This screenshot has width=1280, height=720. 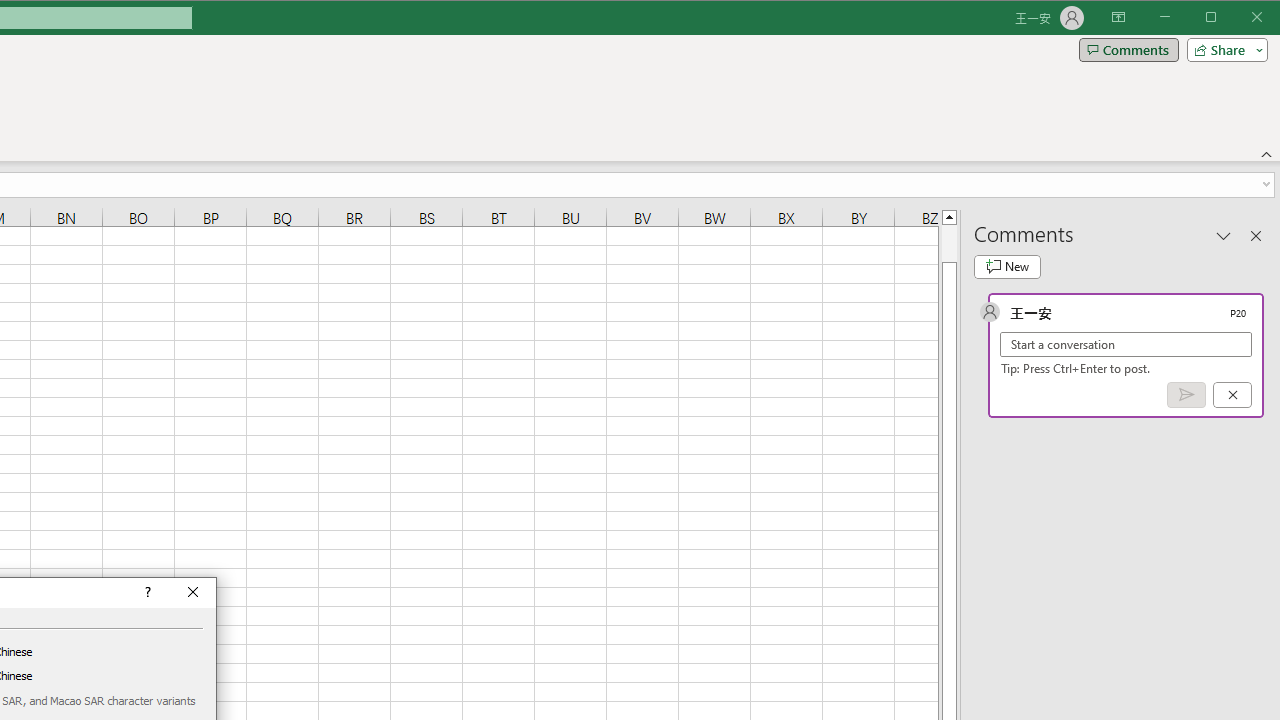 I want to click on 'Cancel', so click(x=1231, y=395).